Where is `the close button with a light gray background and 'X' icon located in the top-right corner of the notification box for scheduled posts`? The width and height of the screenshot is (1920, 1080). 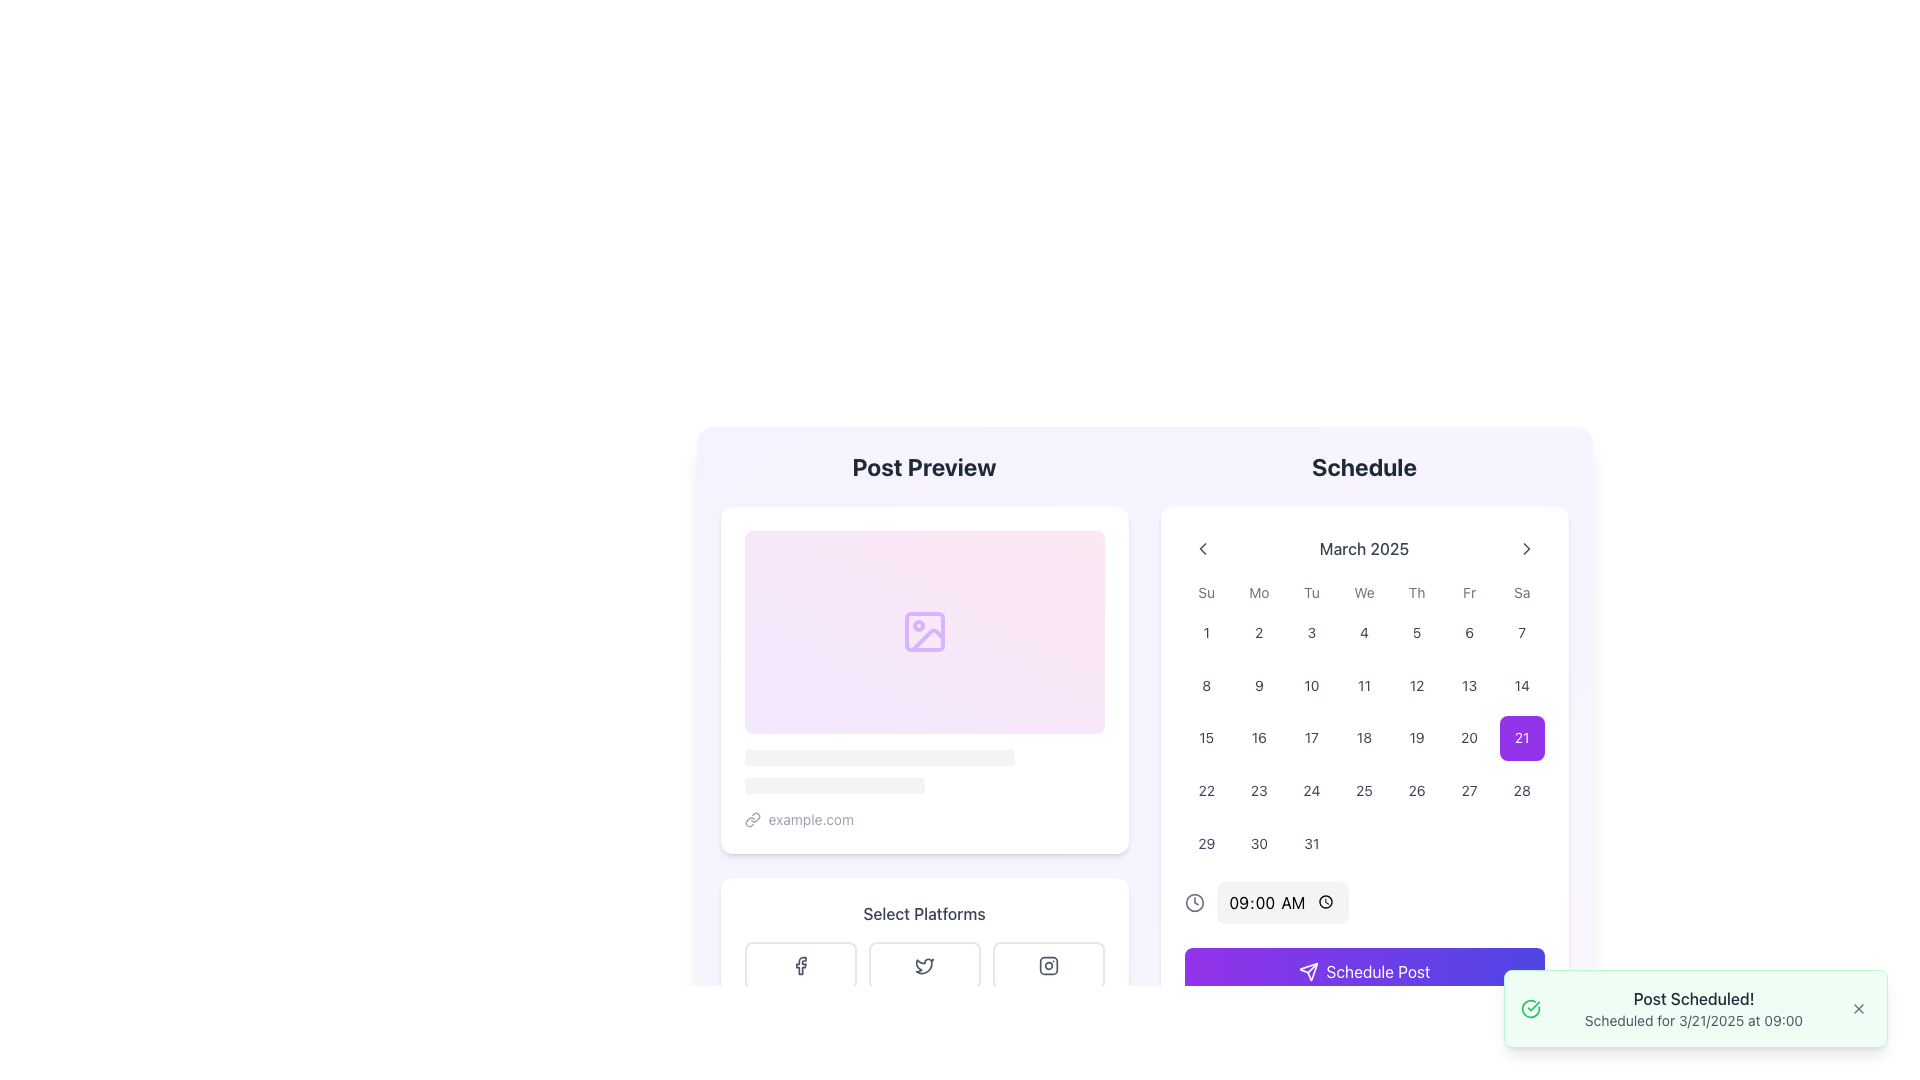
the close button with a light gray background and 'X' icon located in the top-right corner of the notification box for scheduled posts is located at coordinates (1857, 1009).